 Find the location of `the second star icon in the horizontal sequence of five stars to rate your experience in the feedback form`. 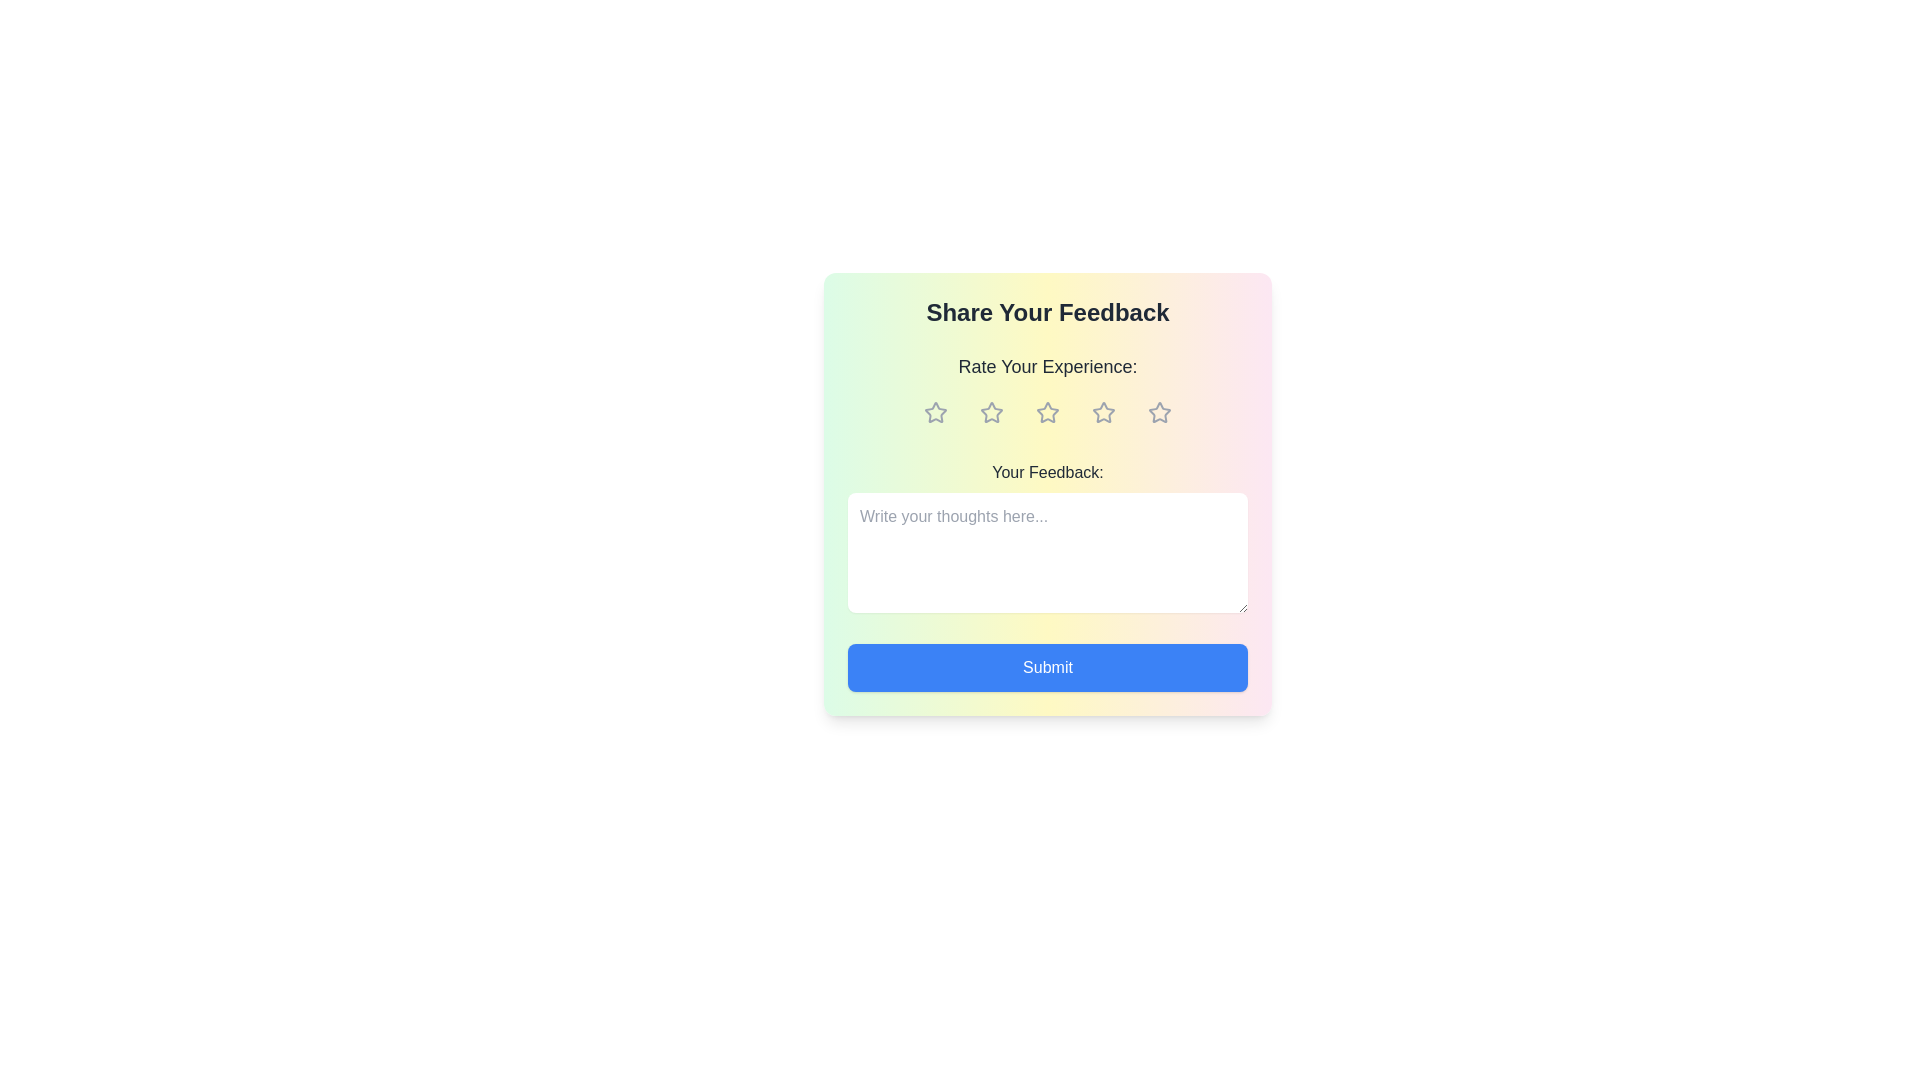

the second star icon in the horizontal sequence of five stars to rate your experience in the feedback form is located at coordinates (992, 411).